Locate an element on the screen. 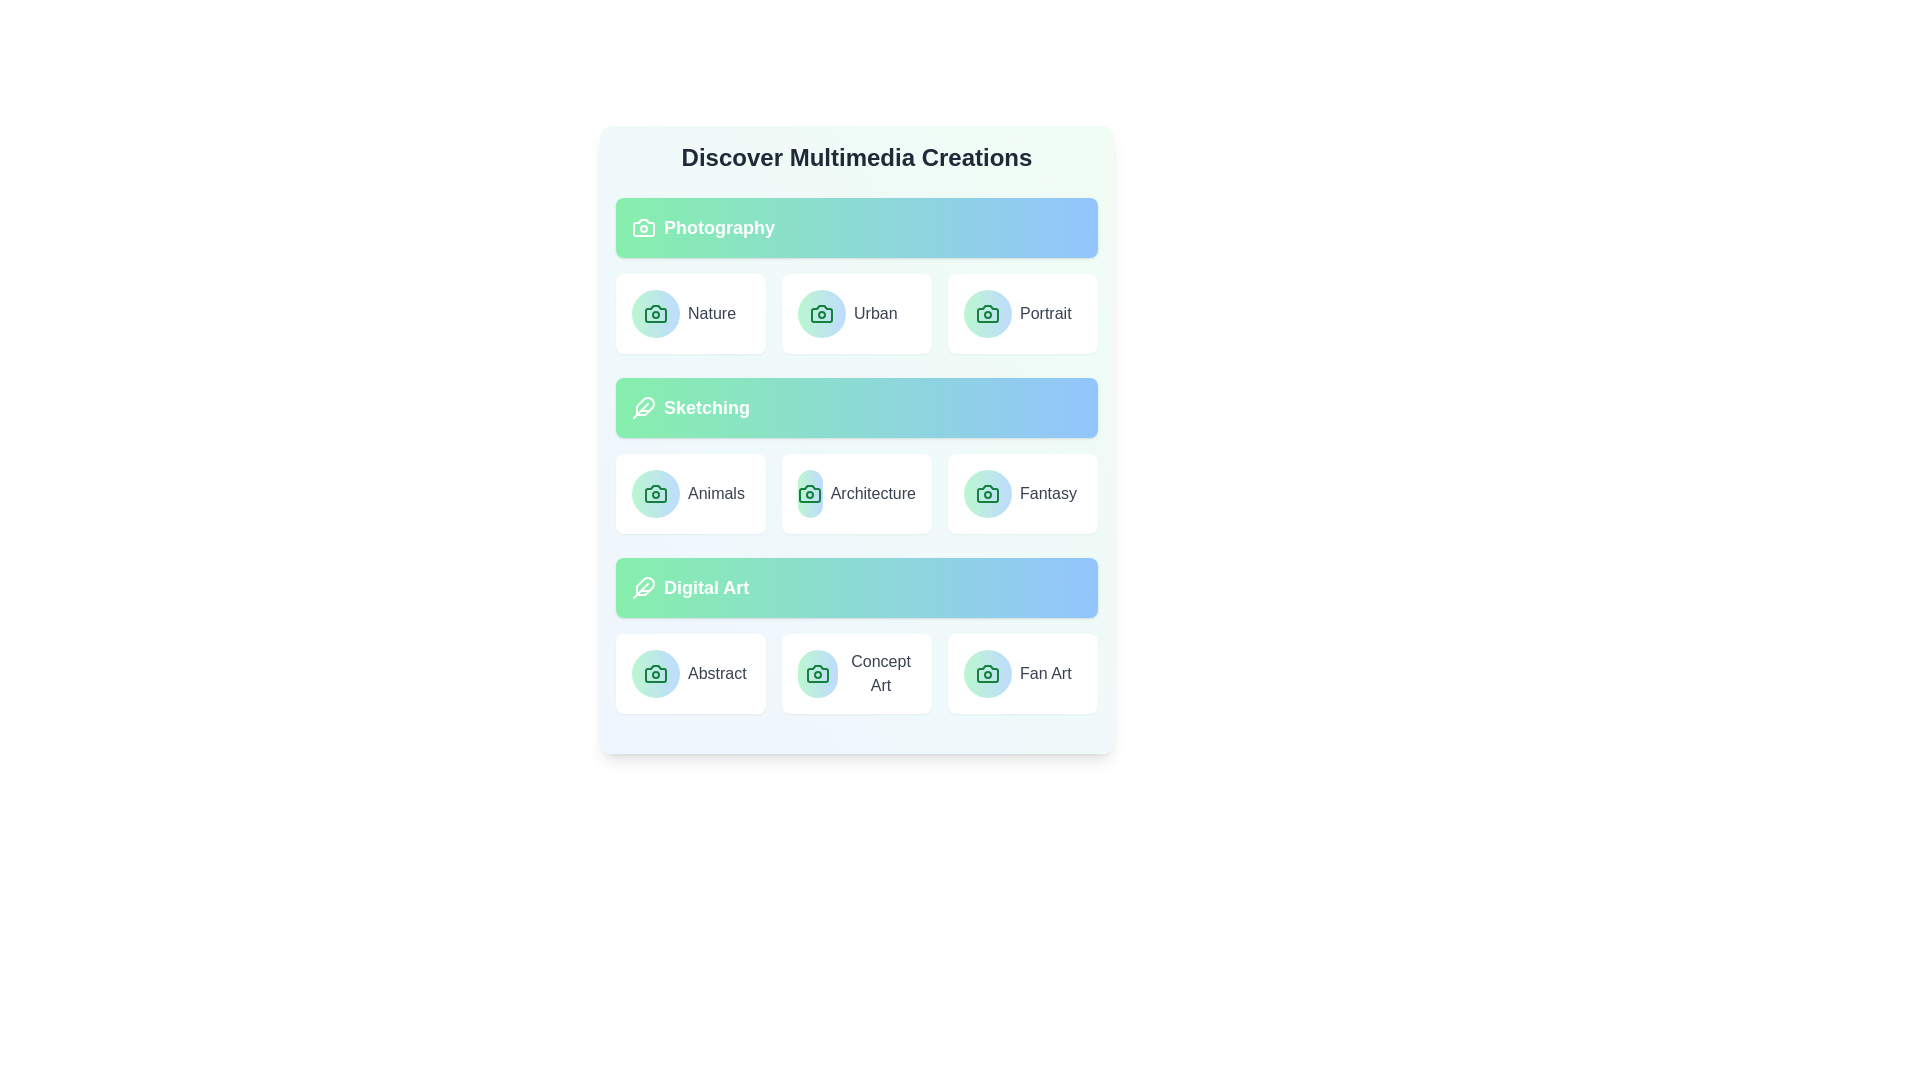  the icon associated with the Concept Art category is located at coordinates (817, 674).